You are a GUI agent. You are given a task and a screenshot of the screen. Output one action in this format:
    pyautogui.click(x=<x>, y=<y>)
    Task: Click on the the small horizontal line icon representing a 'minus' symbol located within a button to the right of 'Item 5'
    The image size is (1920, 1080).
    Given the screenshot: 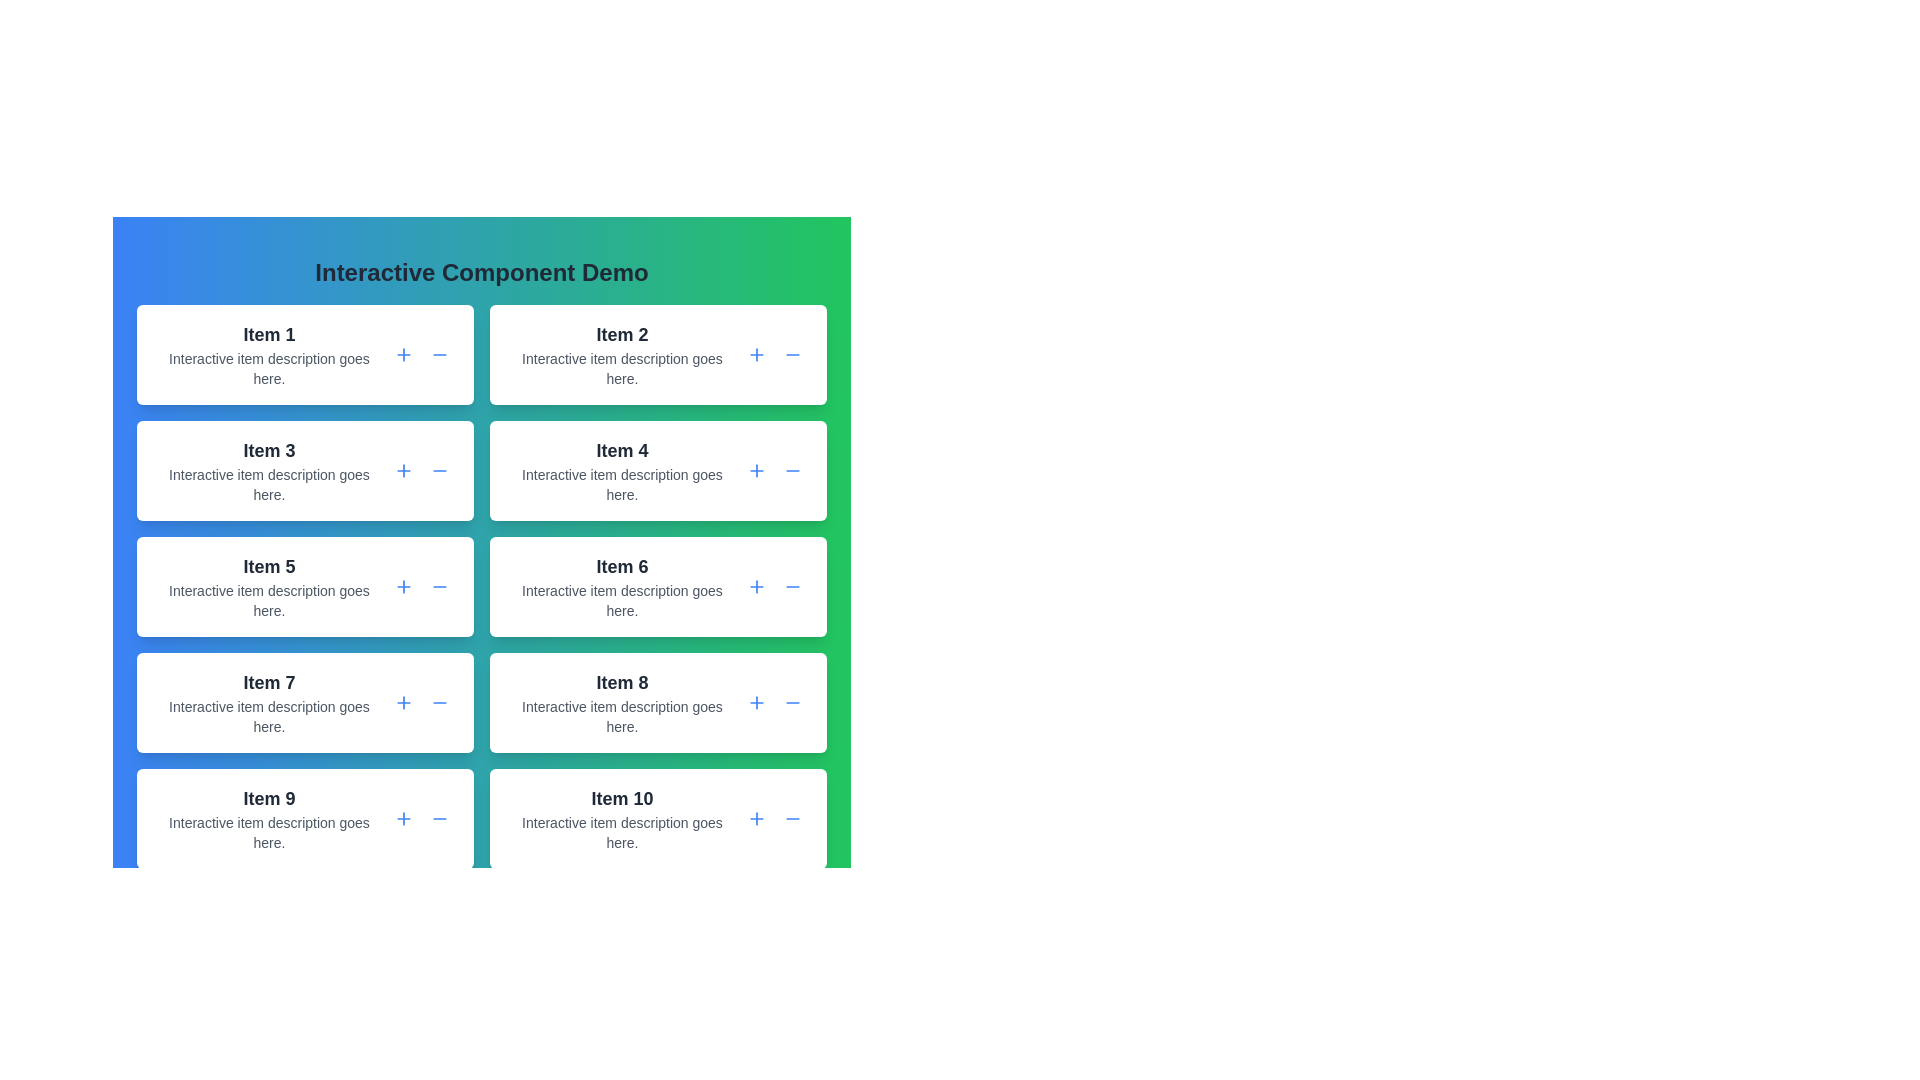 What is the action you would take?
    pyautogui.click(x=439, y=585)
    